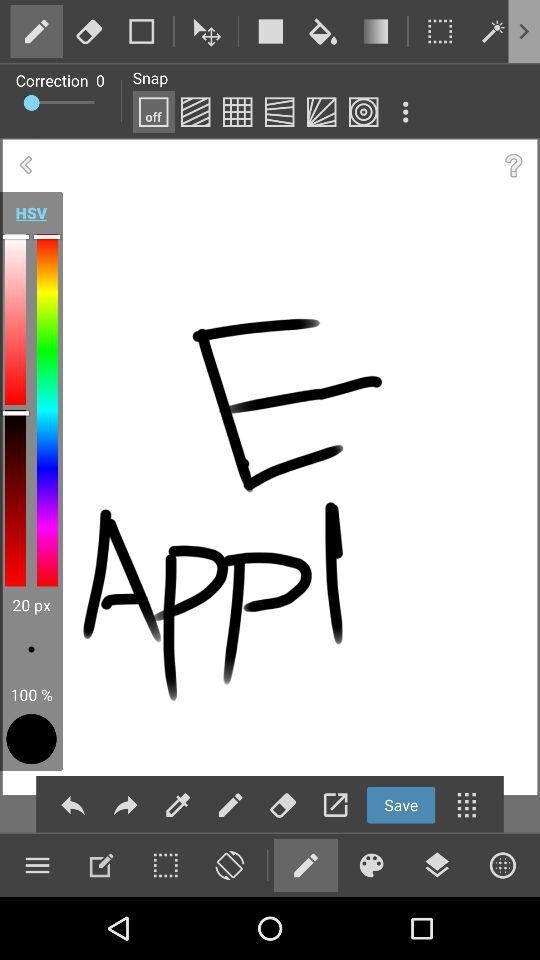 Image resolution: width=540 pixels, height=960 pixels. I want to click on zoom, so click(228, 864).